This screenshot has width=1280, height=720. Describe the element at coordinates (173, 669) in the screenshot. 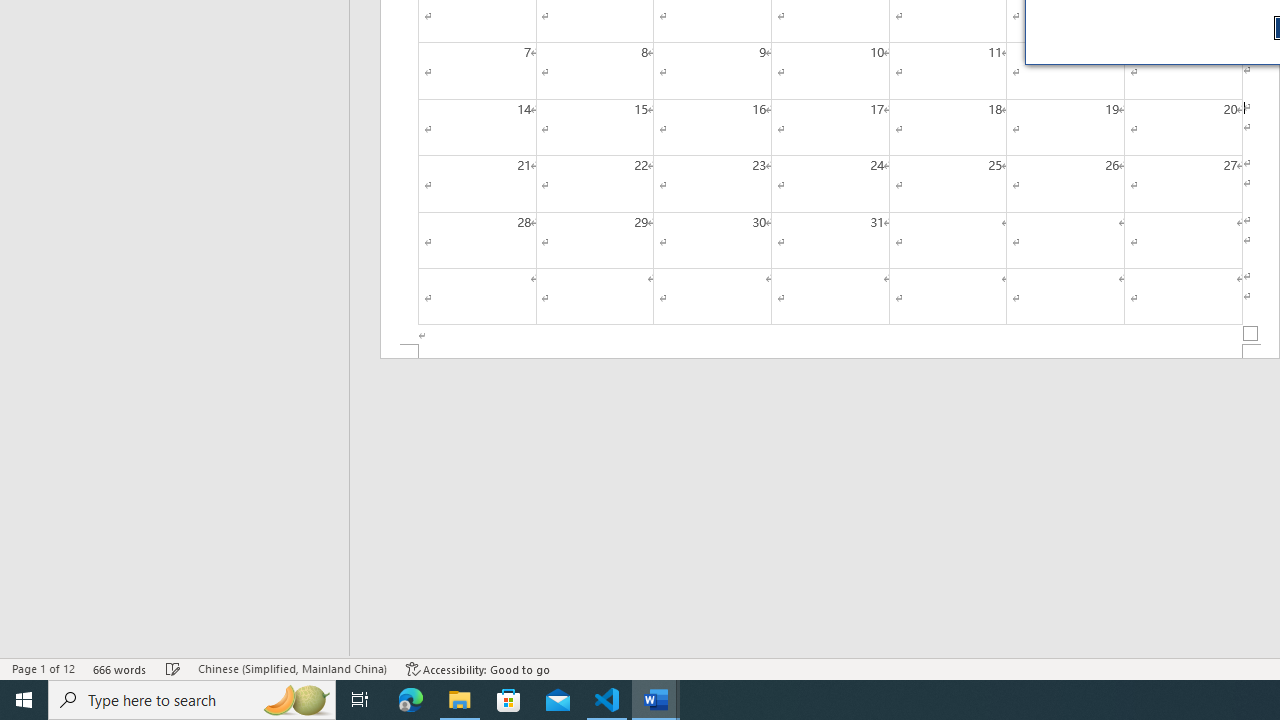

I see `'Spelling and Grammar Check Checking'` at that location.